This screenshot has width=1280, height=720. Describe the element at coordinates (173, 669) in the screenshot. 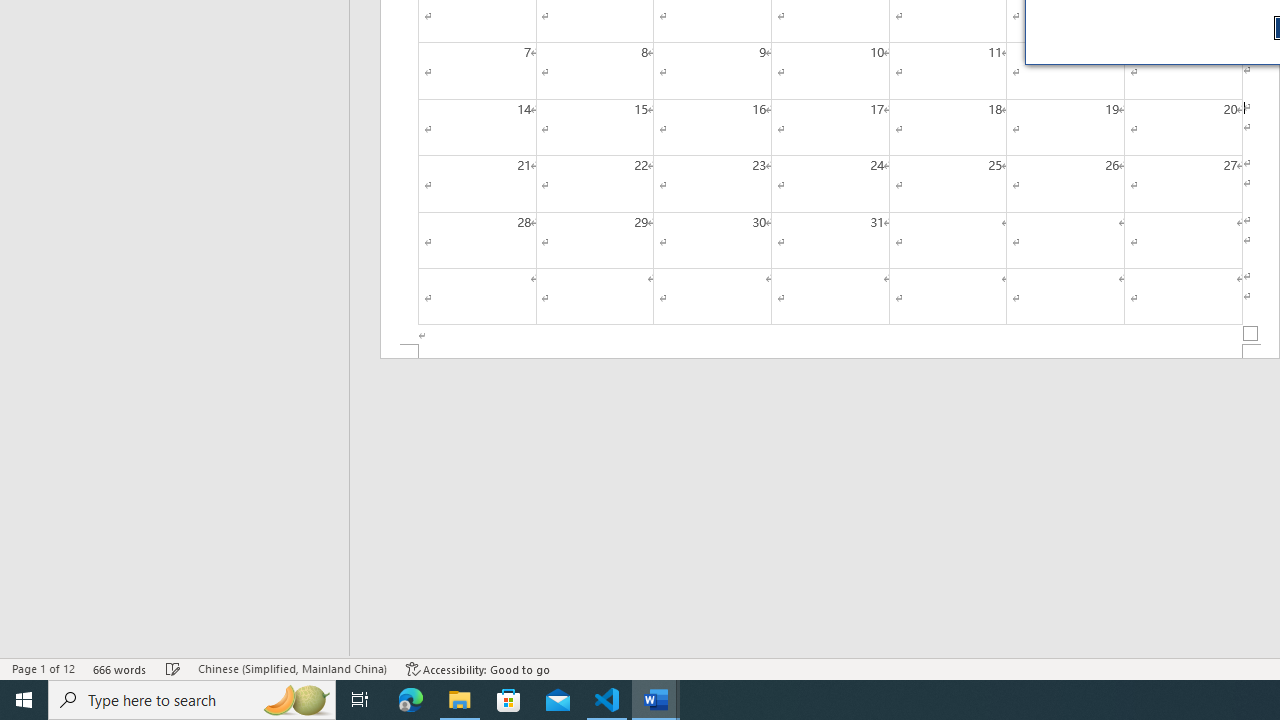

I see `'Spelling and Grammar Check Checking'` at that location.